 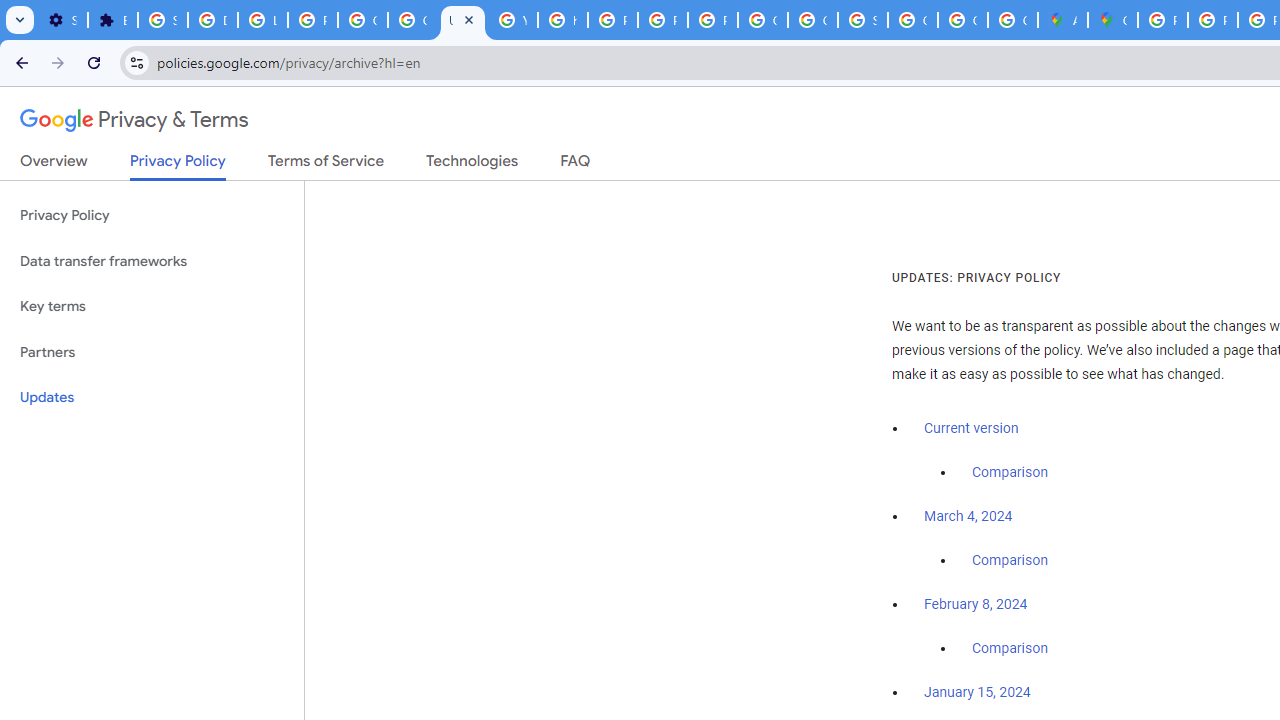 I want to click on 'Current version', so click(x=971, y=427).